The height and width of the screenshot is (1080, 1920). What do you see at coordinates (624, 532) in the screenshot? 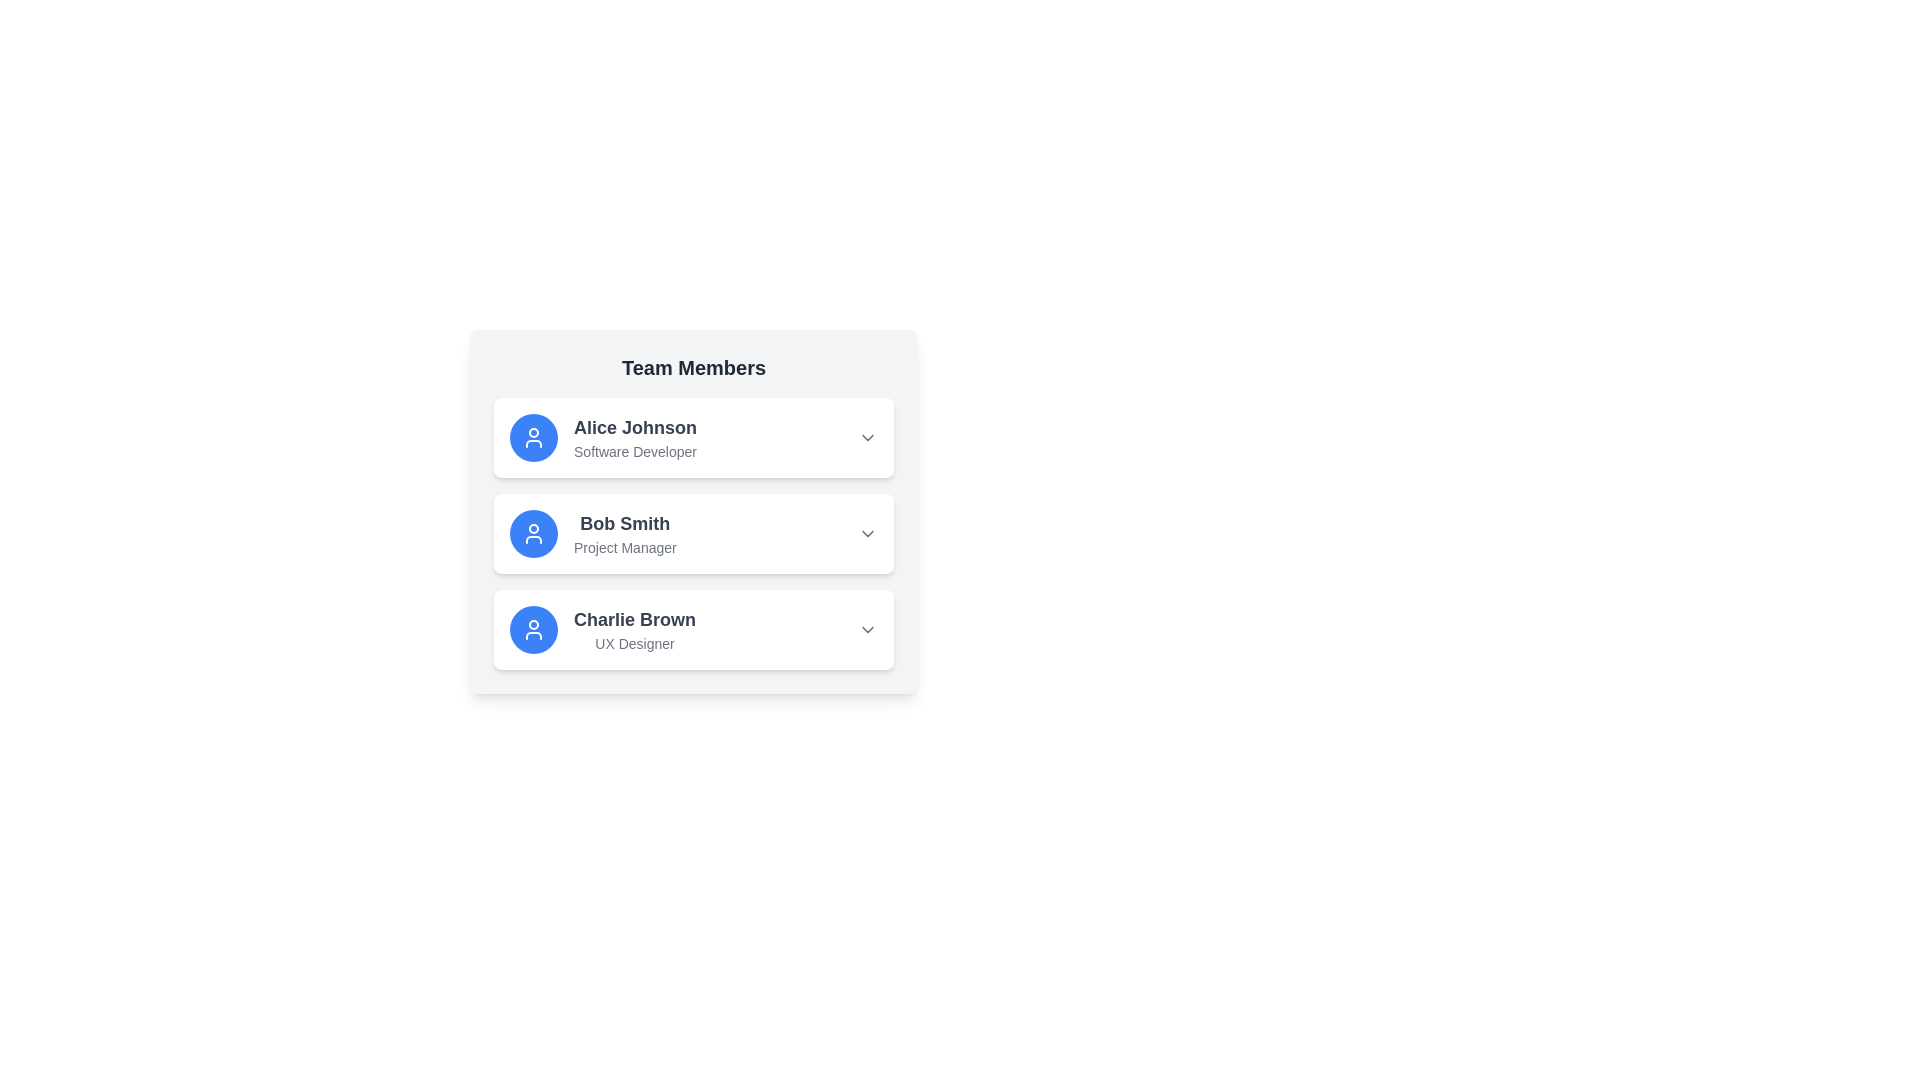
I see `the text block displaying 'Bob Smith' as the second entry in the 'Team Members' list` at bounding box center [624, 532].